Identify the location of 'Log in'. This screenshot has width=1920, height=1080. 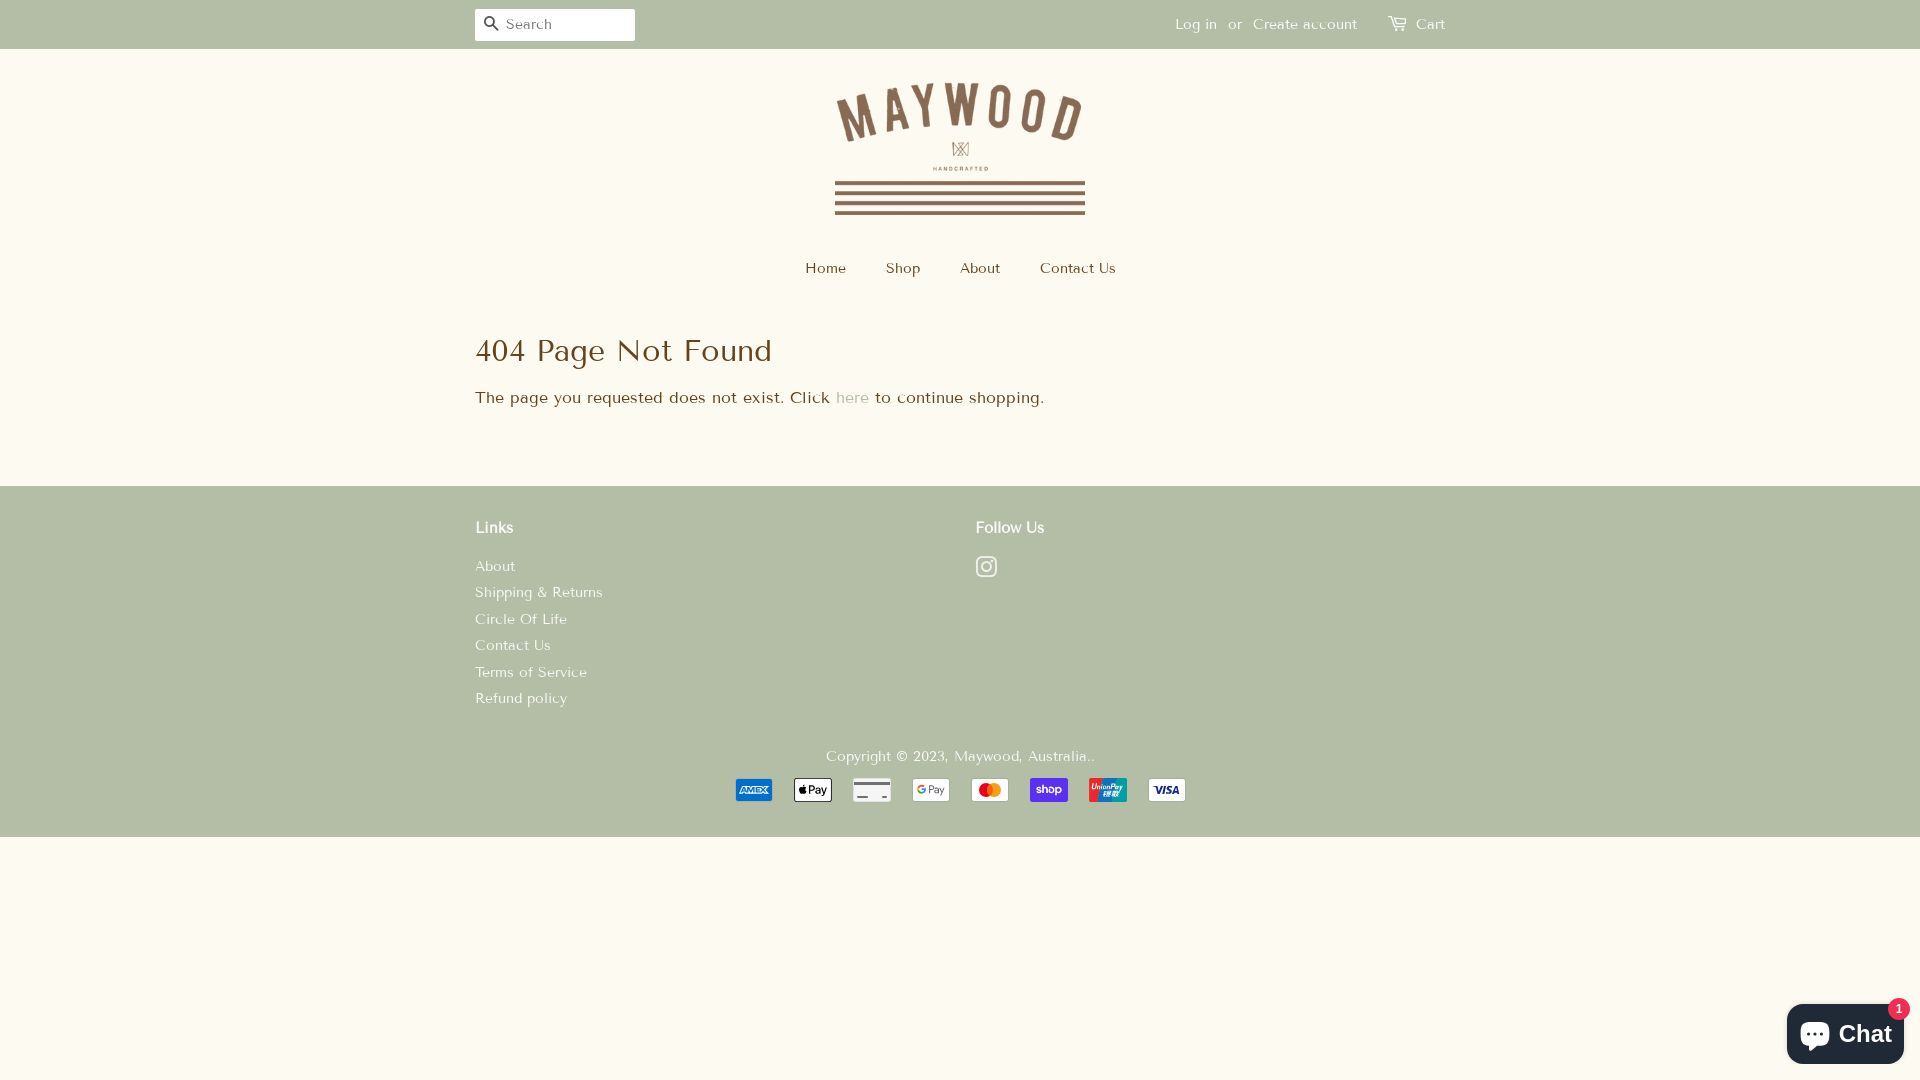
(1195, 24).